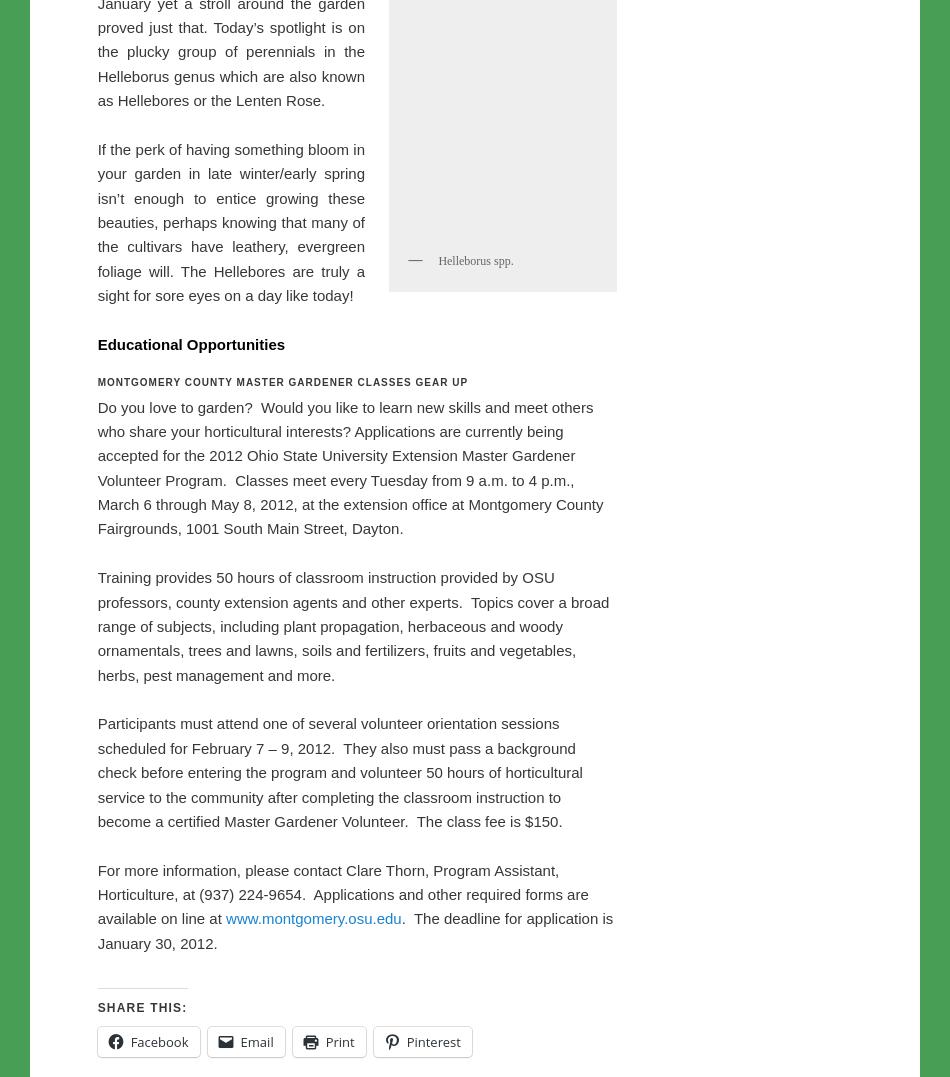 Image resolution: width=950 pixels, height=1077 pixels. Describe the element at coordinates (142, 15) in the screenshot. I see `'Share this:'` at that location.